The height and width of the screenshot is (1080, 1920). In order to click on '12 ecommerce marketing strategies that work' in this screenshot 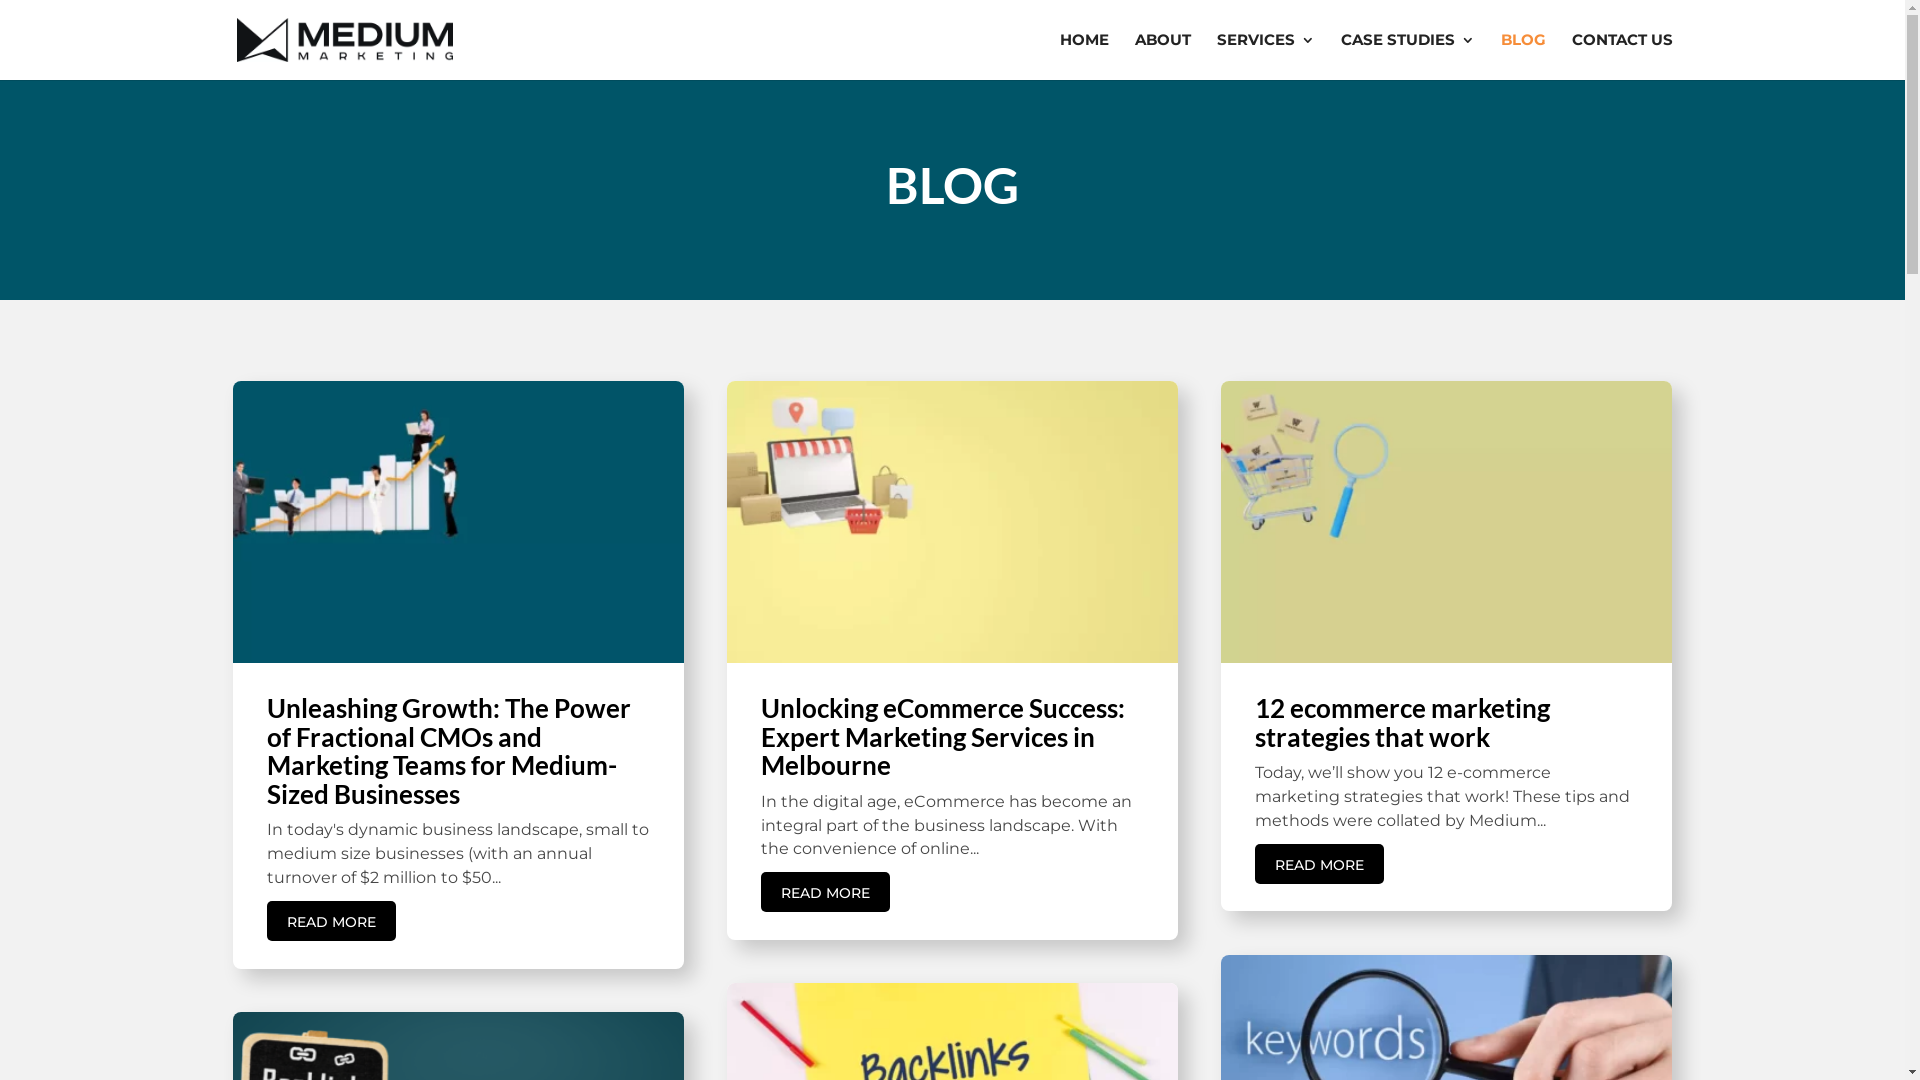, I will do `click(1401, 722)`.